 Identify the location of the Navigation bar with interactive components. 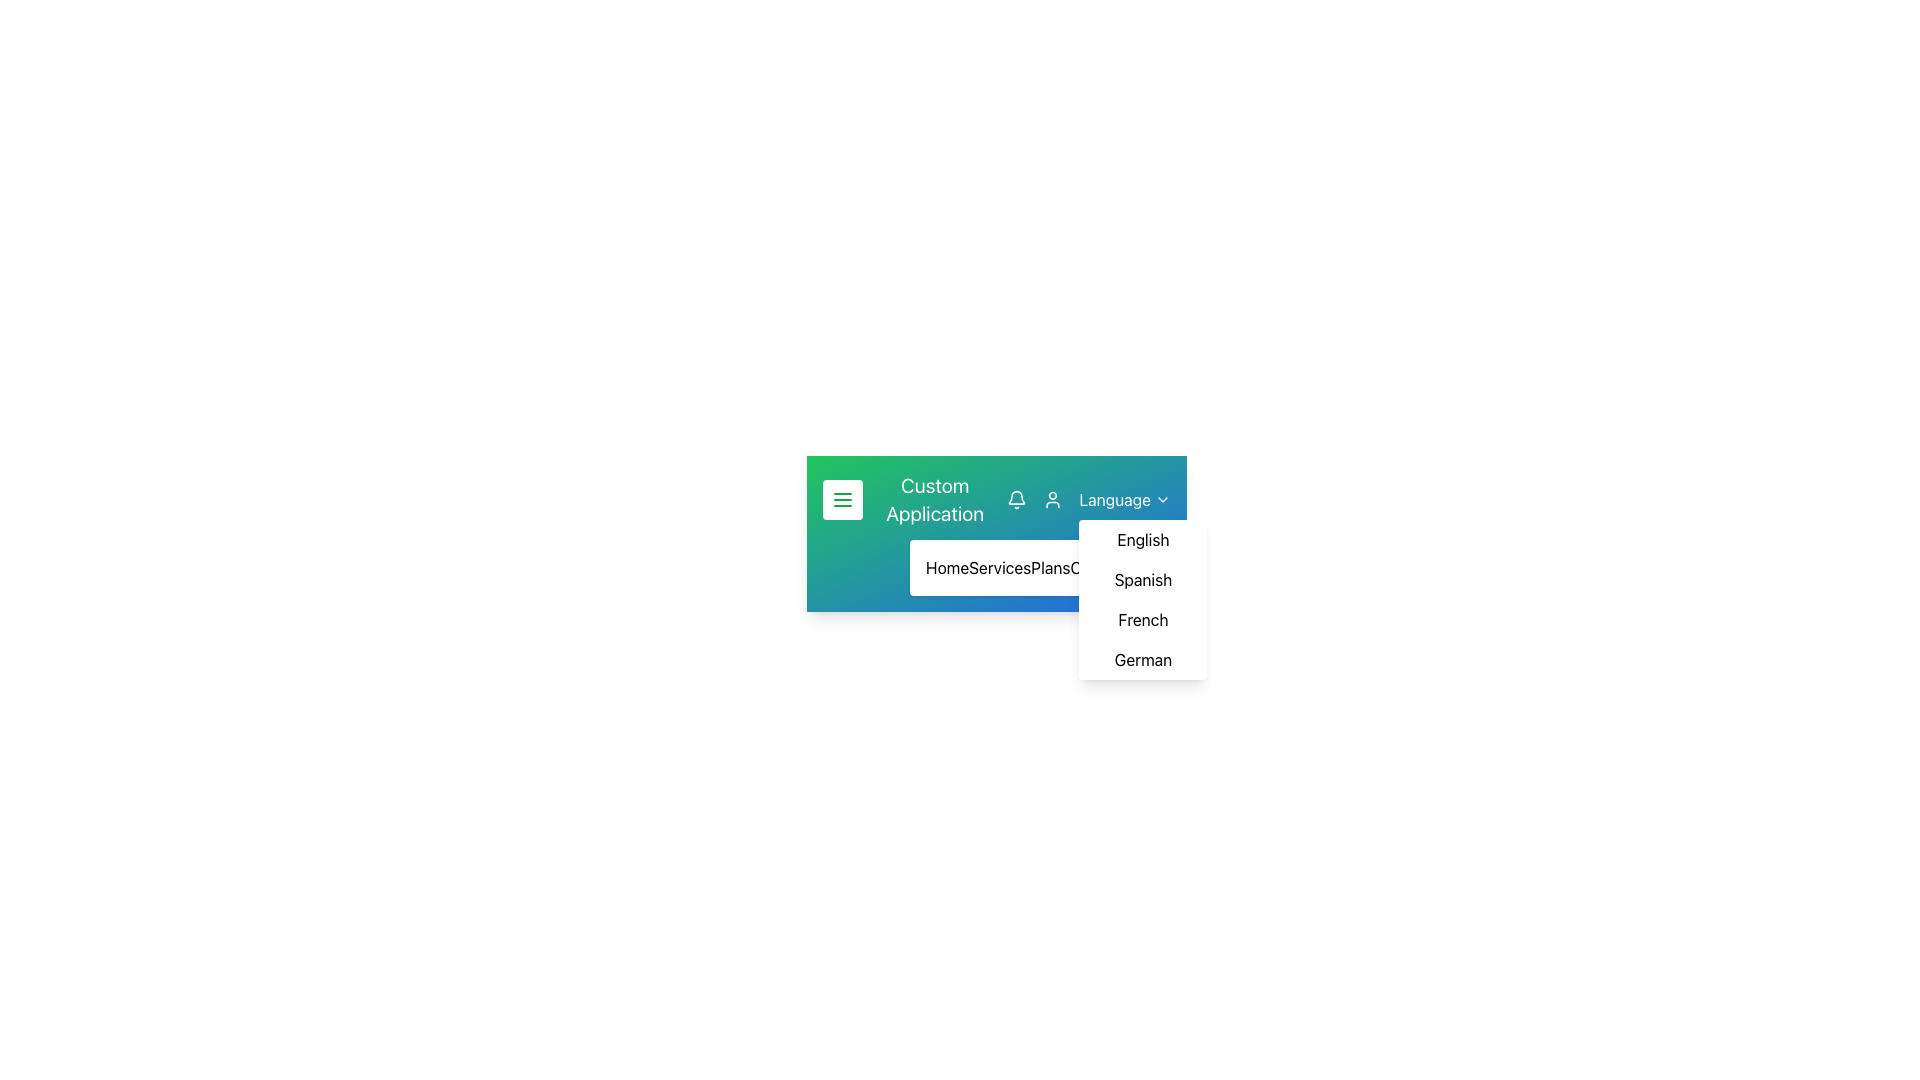
(997, 499).